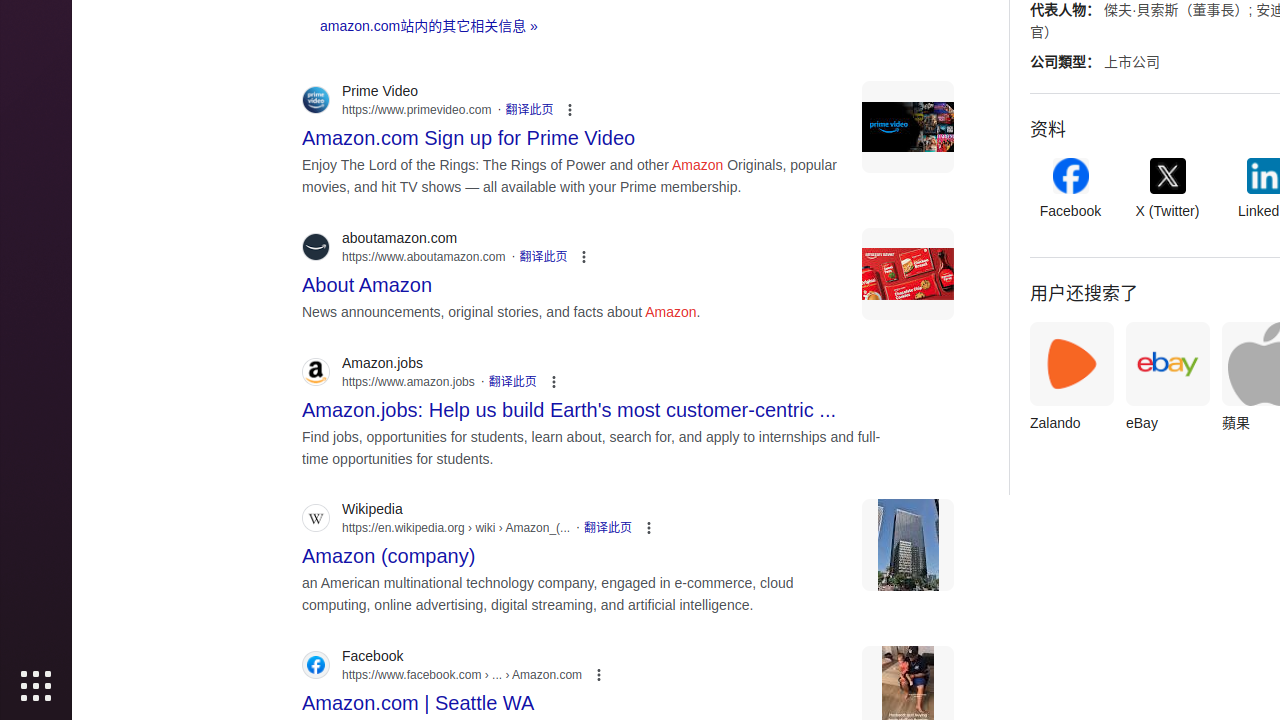 Image resolution: width=1280 pixels, height=720 pixels. What do you see at coordinates (1167, 189) in the screenshot?
I see `'X (Twitter)'` at bounding box center [1167, 189].